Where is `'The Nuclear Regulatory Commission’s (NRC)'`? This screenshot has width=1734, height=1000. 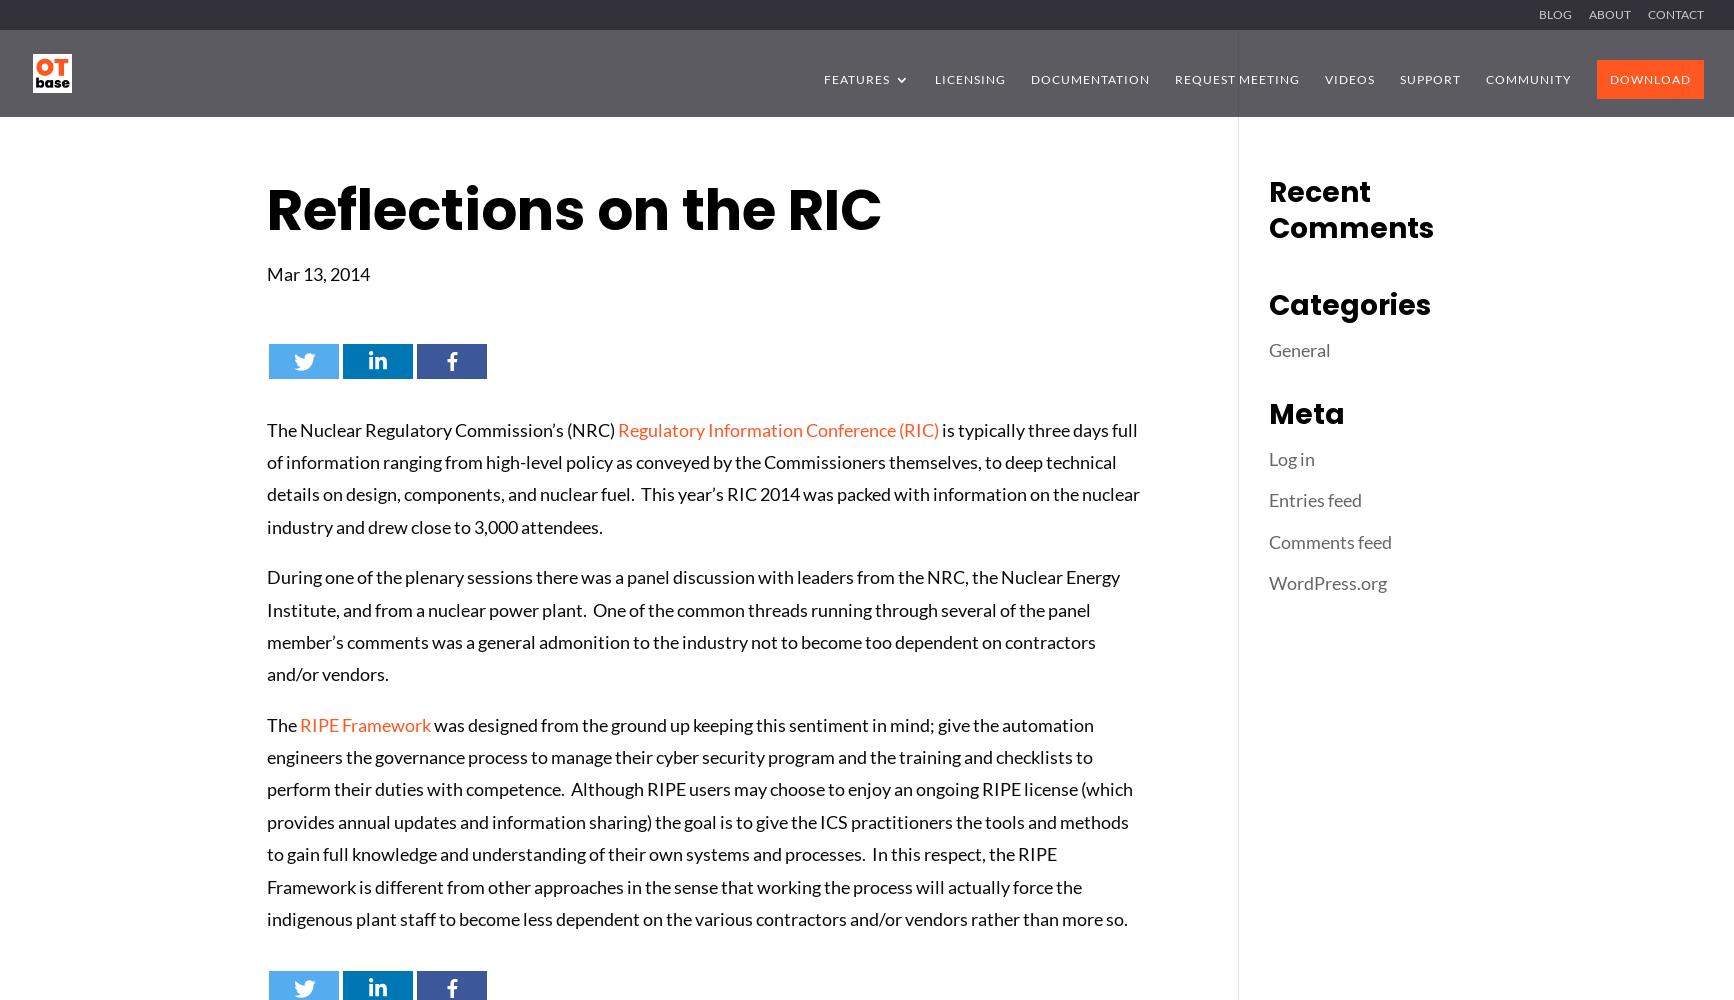
'The Nuclear Regulatory Commission’s (NRC)' is located at coordinates (441, 429).